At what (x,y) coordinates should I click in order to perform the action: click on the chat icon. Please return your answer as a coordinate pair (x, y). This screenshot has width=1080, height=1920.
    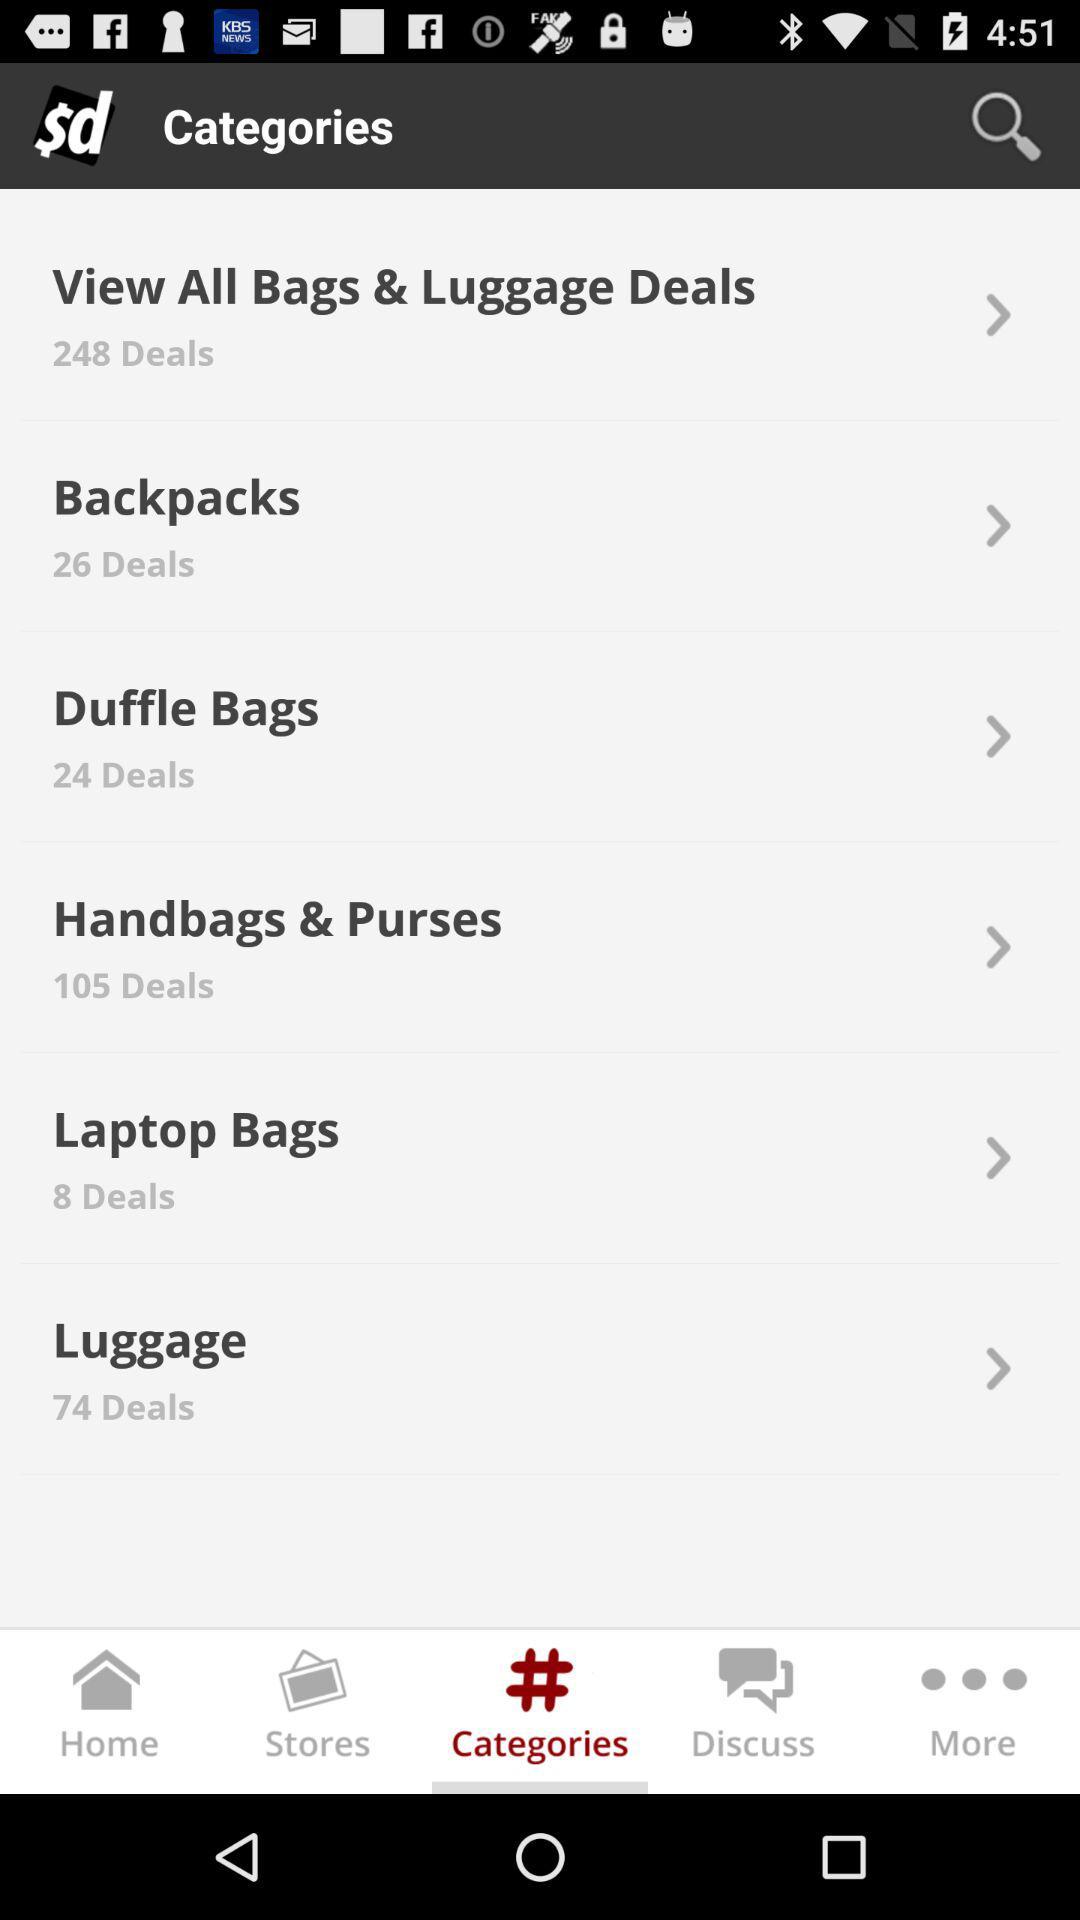
    Looking at the image, I should click on (756, 1836).